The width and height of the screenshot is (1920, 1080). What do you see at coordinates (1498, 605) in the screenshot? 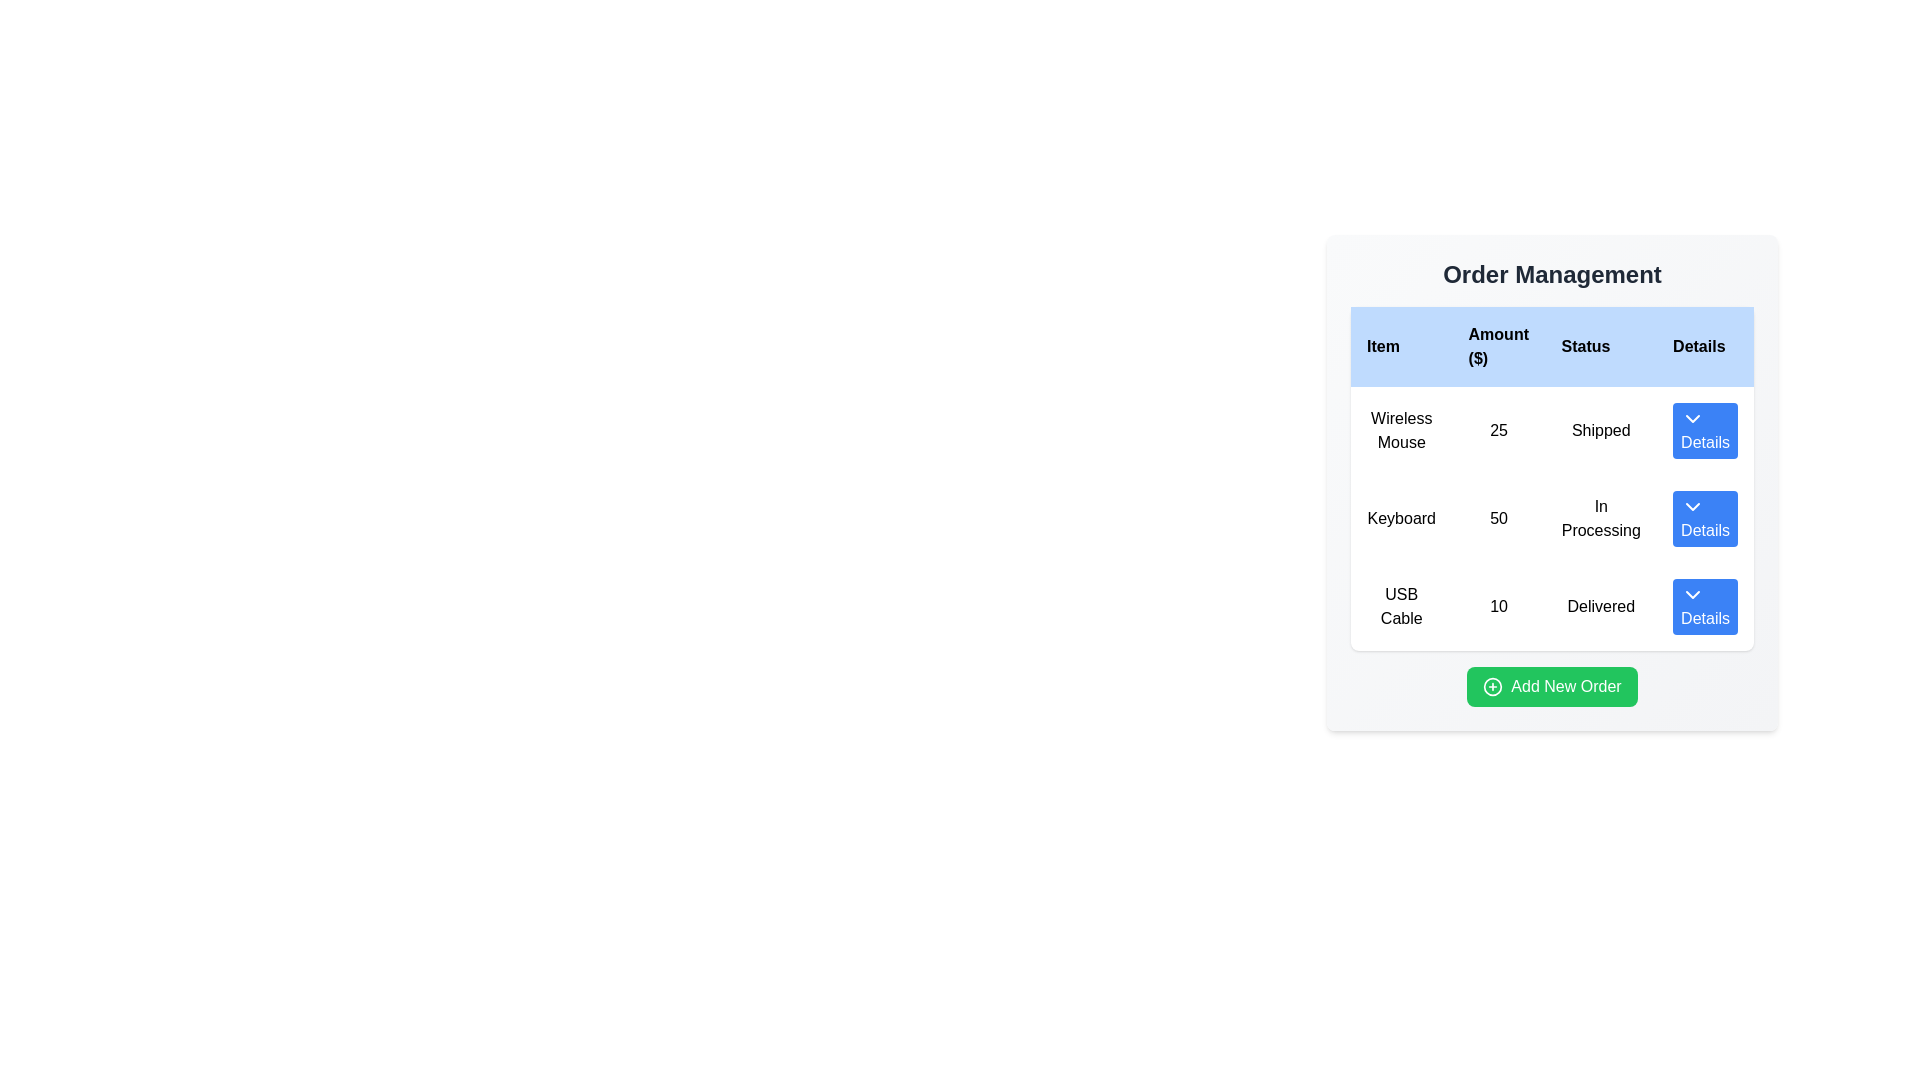
I see `the text label displaying the price for the 'USB Cable' item in the 'Amount' column of the table` at bounding box center [1498, 605].